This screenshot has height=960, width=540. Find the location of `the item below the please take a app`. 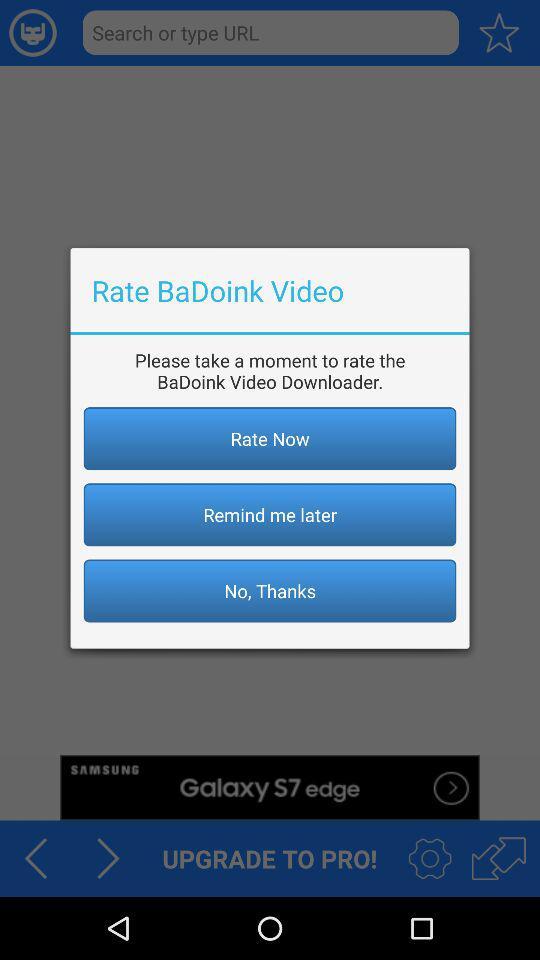

the item below the please take a app is located at coordinates (270, 438).